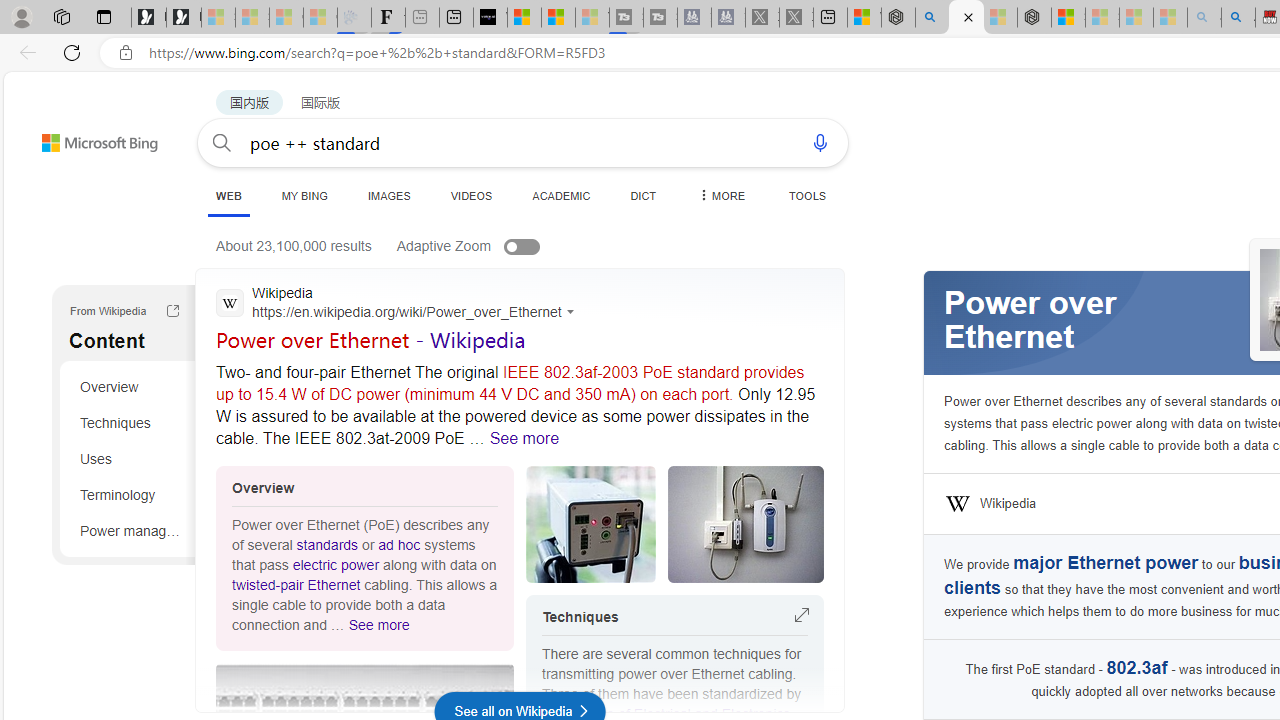 The width and height of the screenshot is (1280, 720). What do you see at coordinates (130, 458) in the screenshot?
I see `'Uses'` at bounding box center [130, 458].